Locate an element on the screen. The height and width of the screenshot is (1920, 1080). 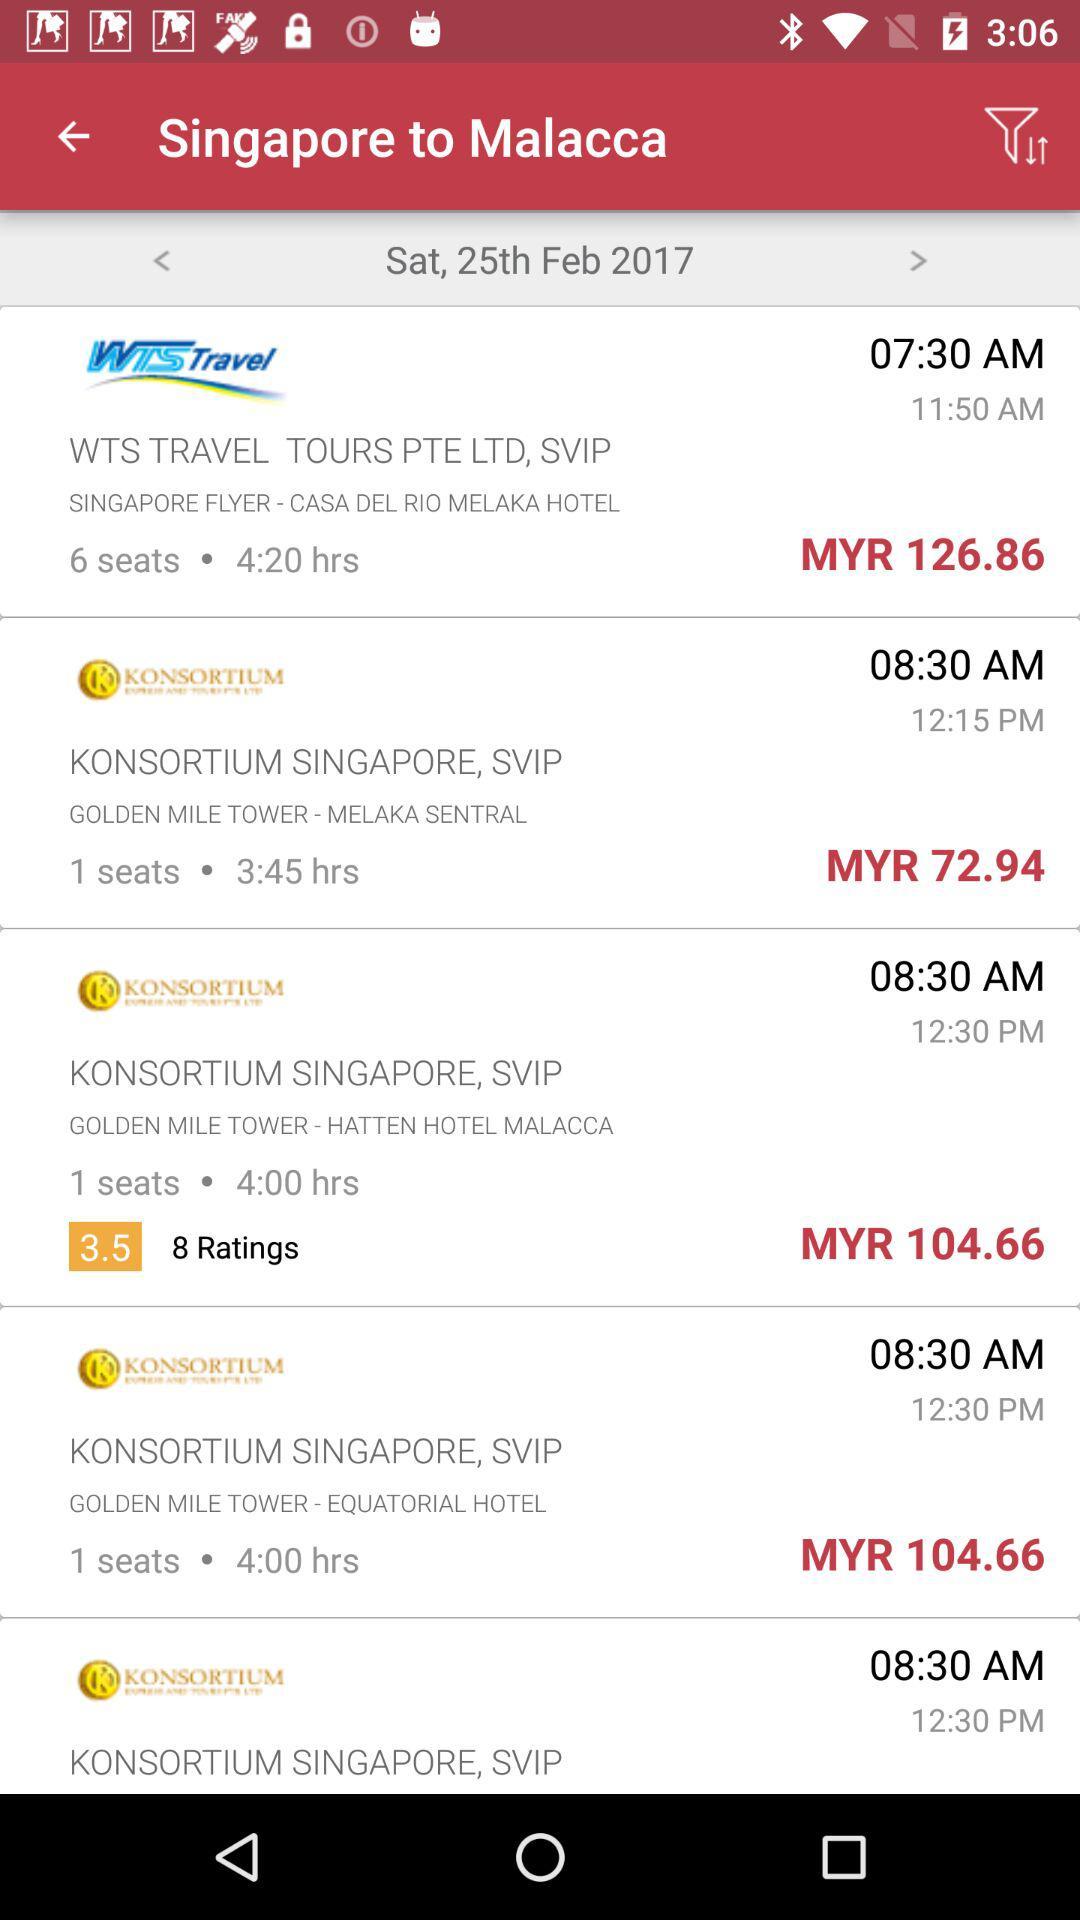
back a day is located at coordinates (159, 257).